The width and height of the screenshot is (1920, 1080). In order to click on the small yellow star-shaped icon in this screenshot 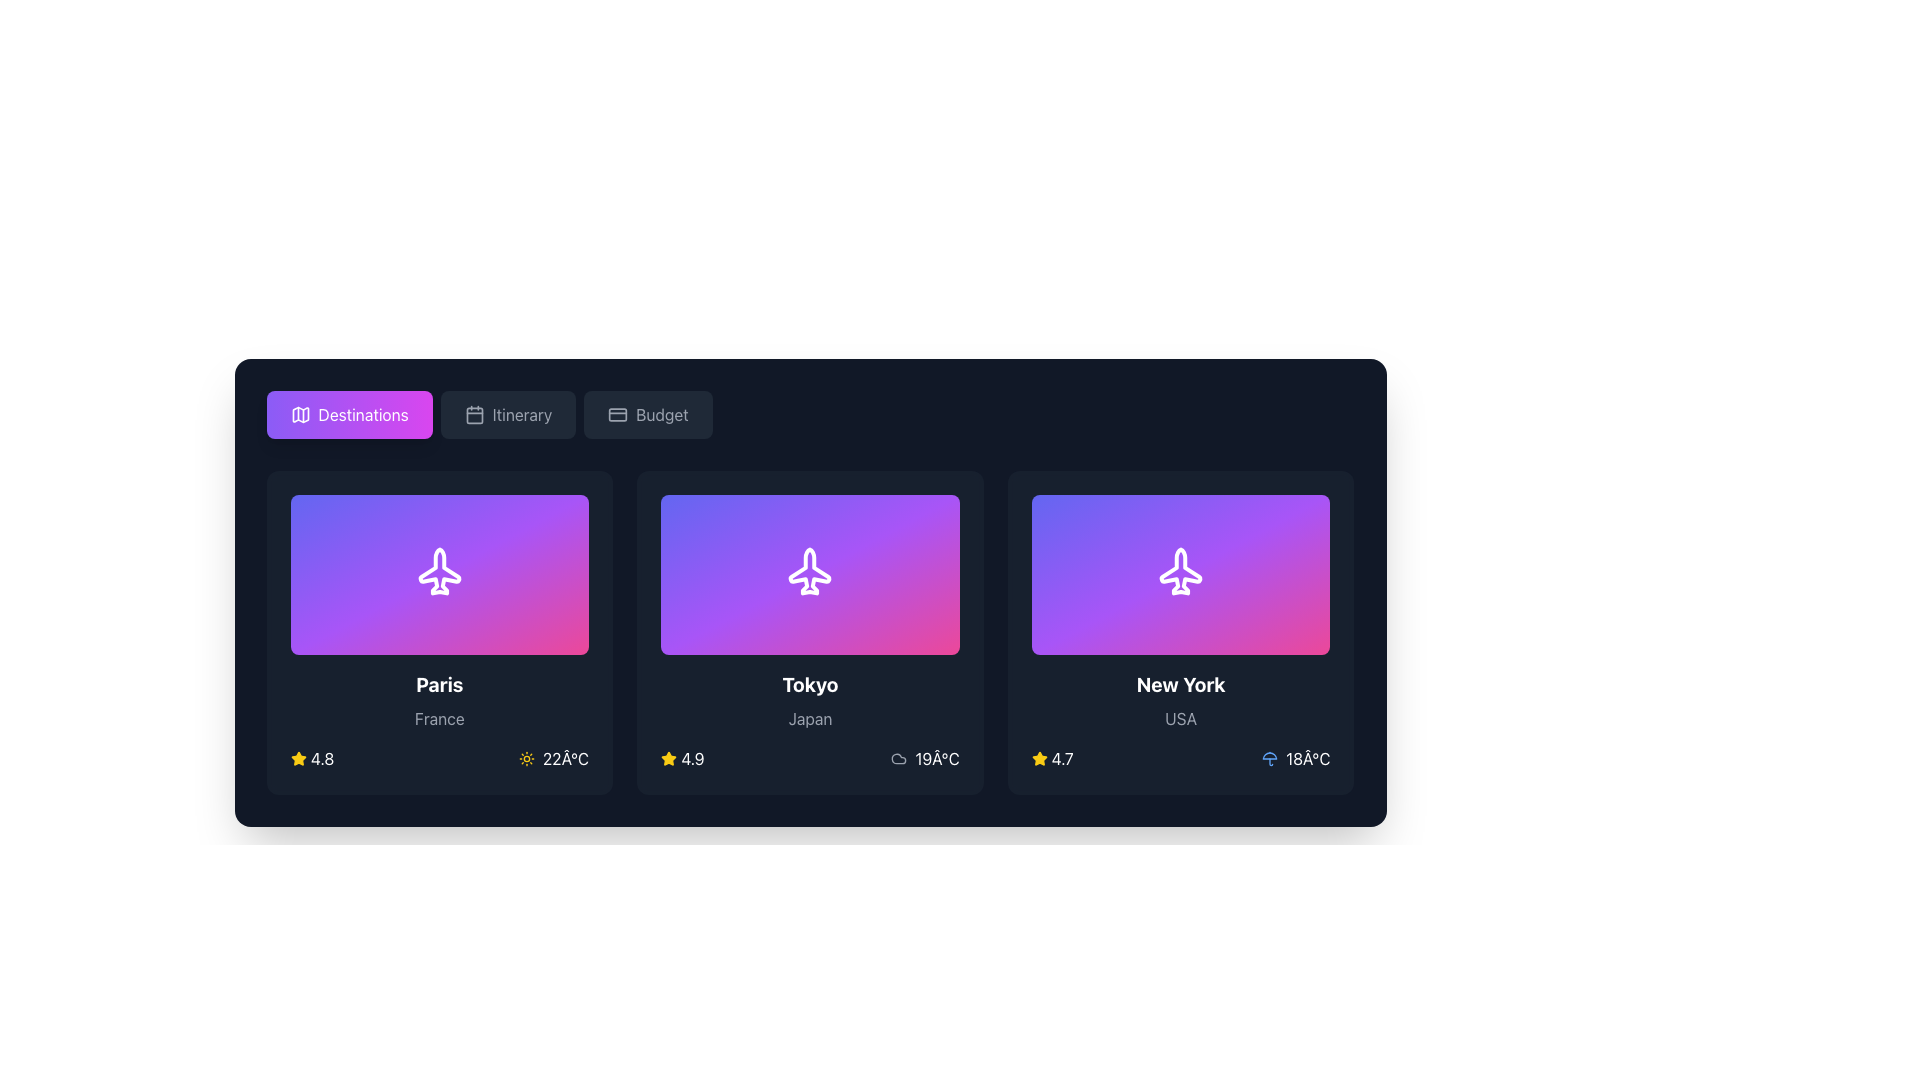, I will do `click(297, 758)`.